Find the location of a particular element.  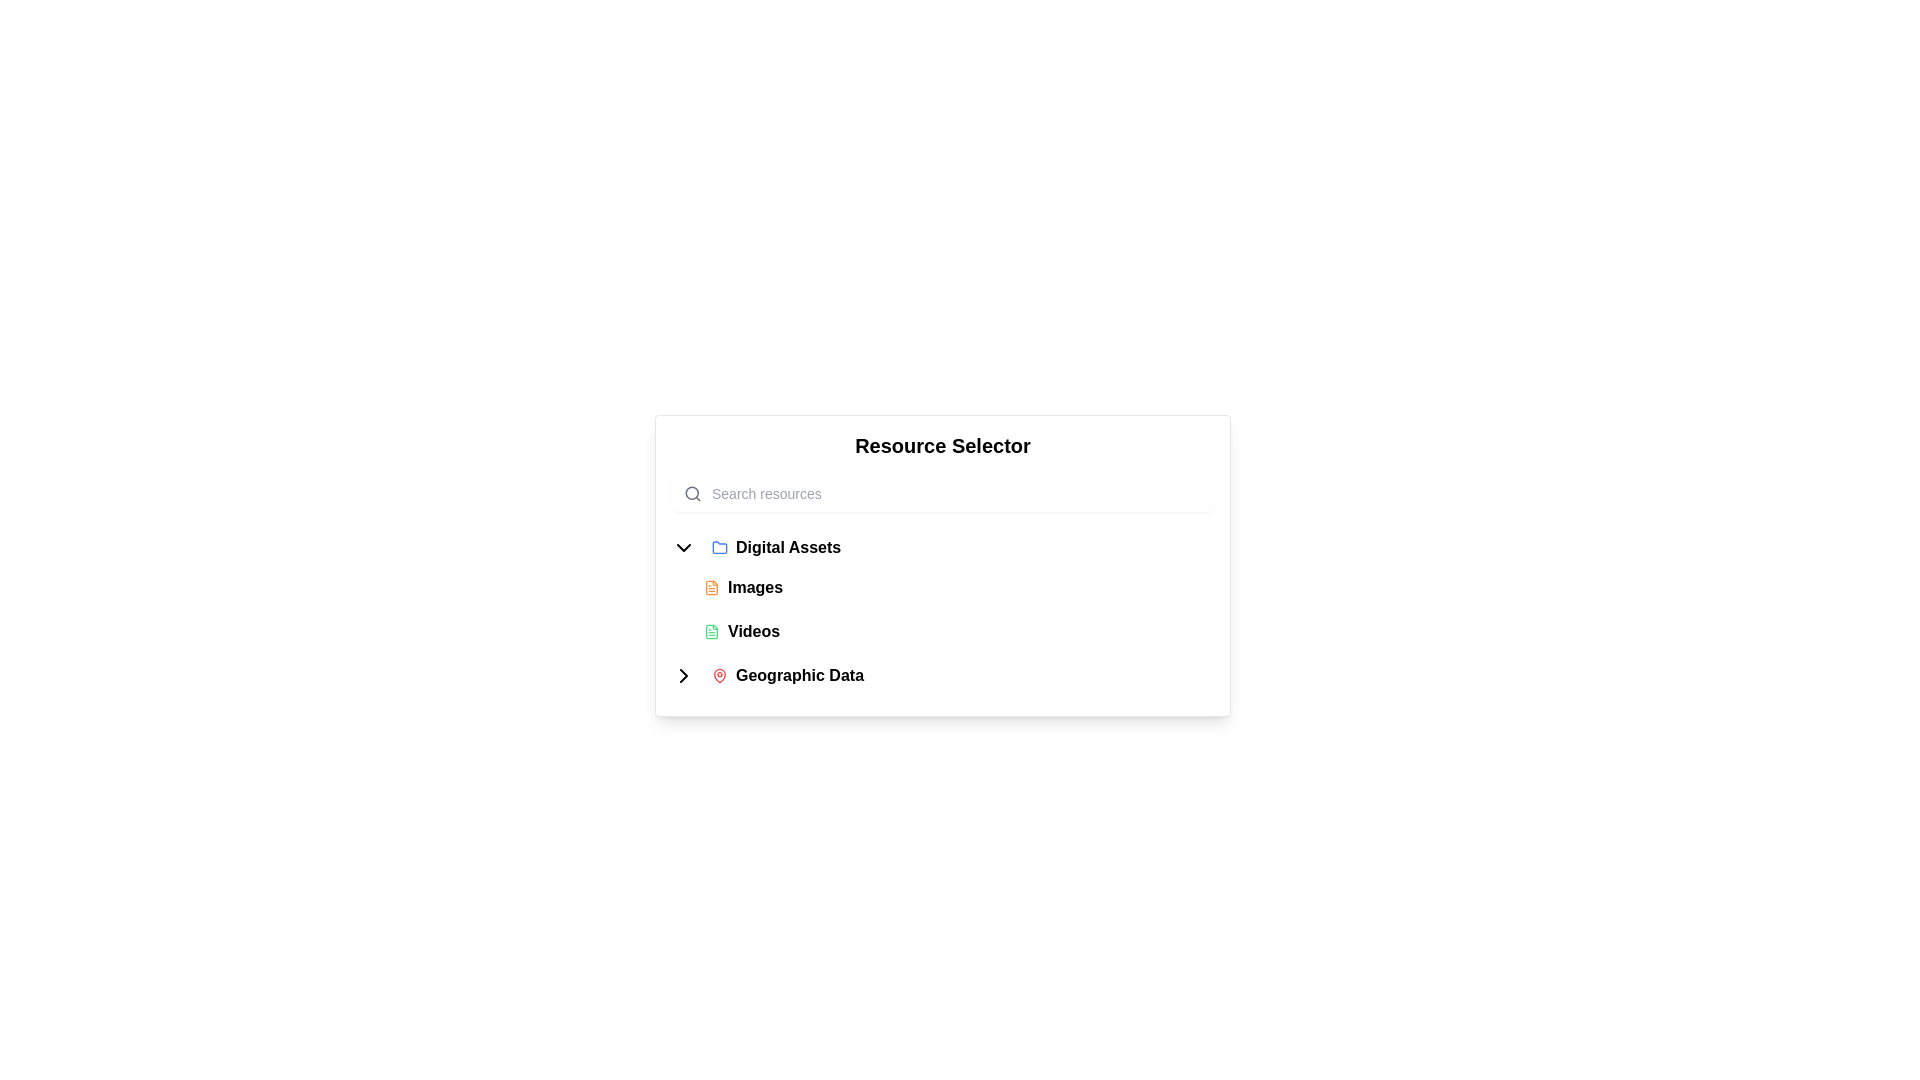

the button with a right-pointing chevron icon, located to the left of the text 'Geographic Data', to interact is located at coordinates (684, 675).